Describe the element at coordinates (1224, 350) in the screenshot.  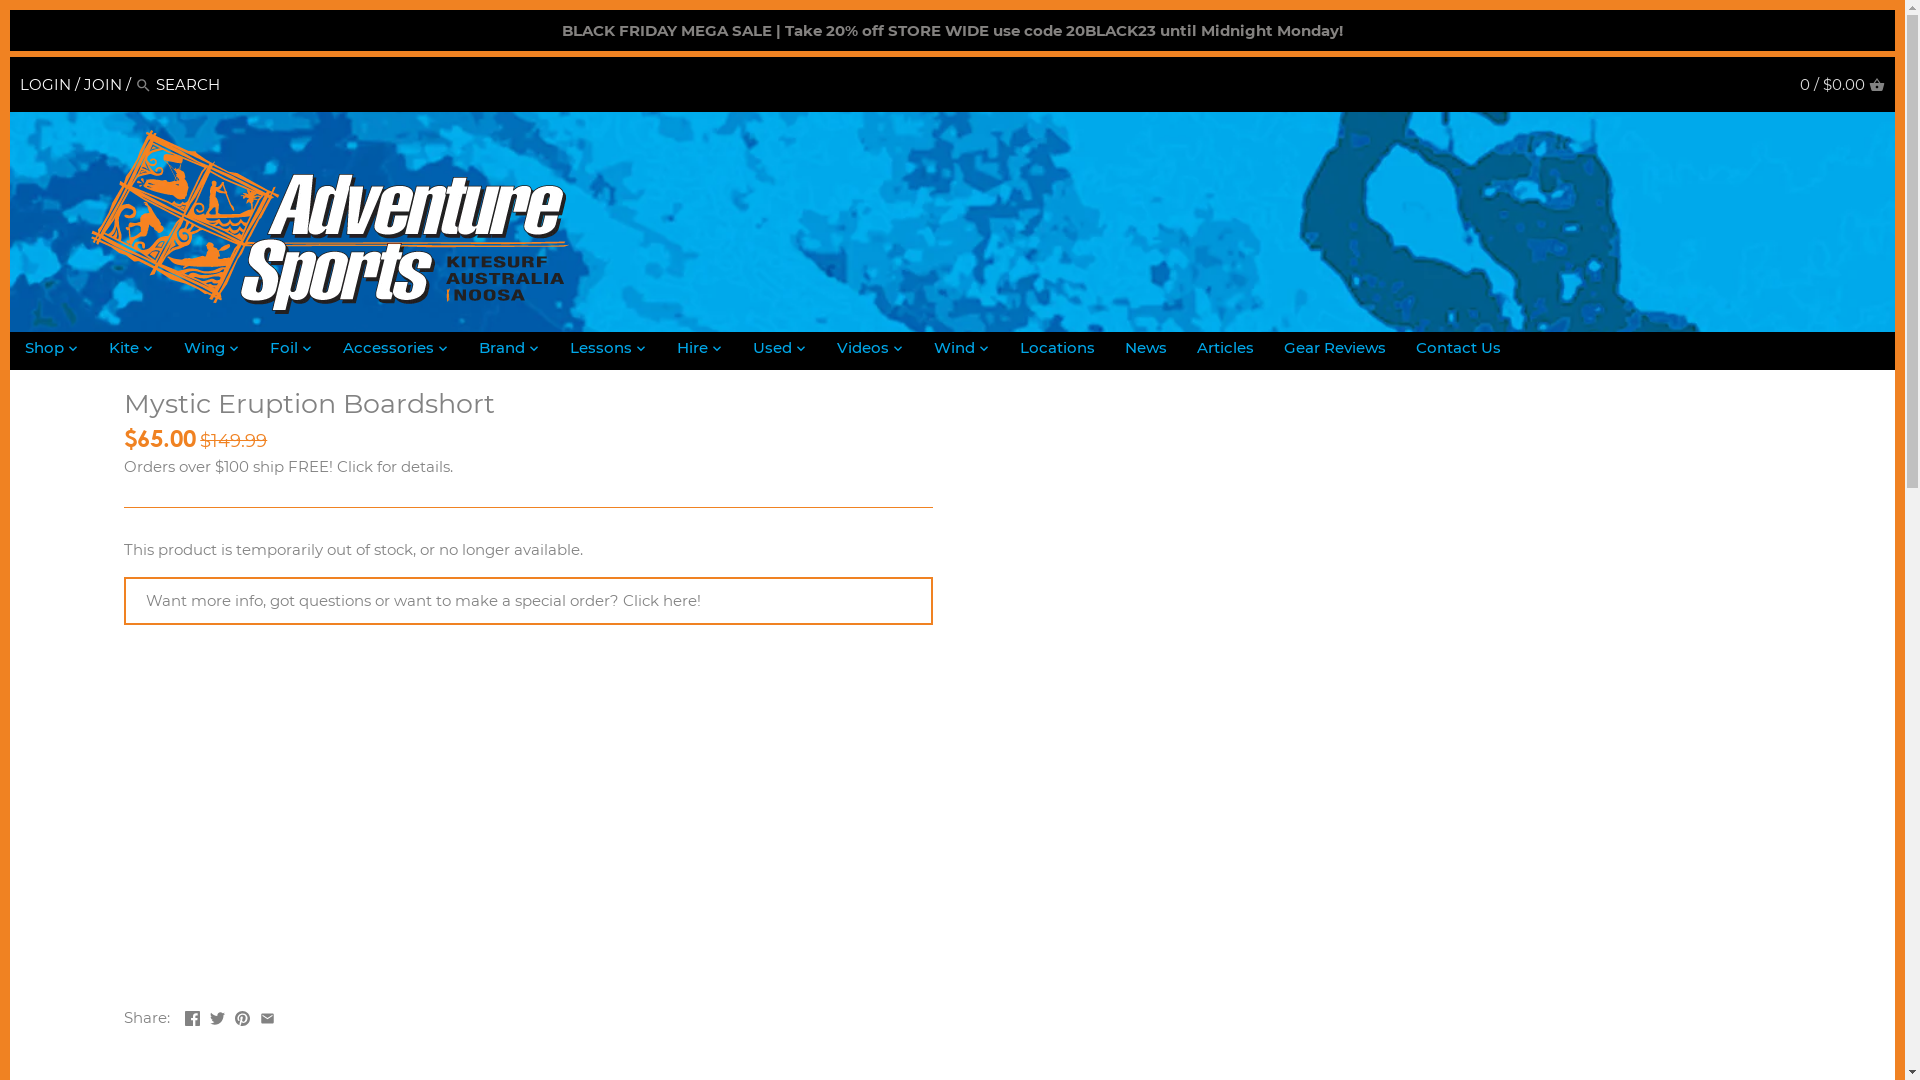
I see `'Articles'` at that location.